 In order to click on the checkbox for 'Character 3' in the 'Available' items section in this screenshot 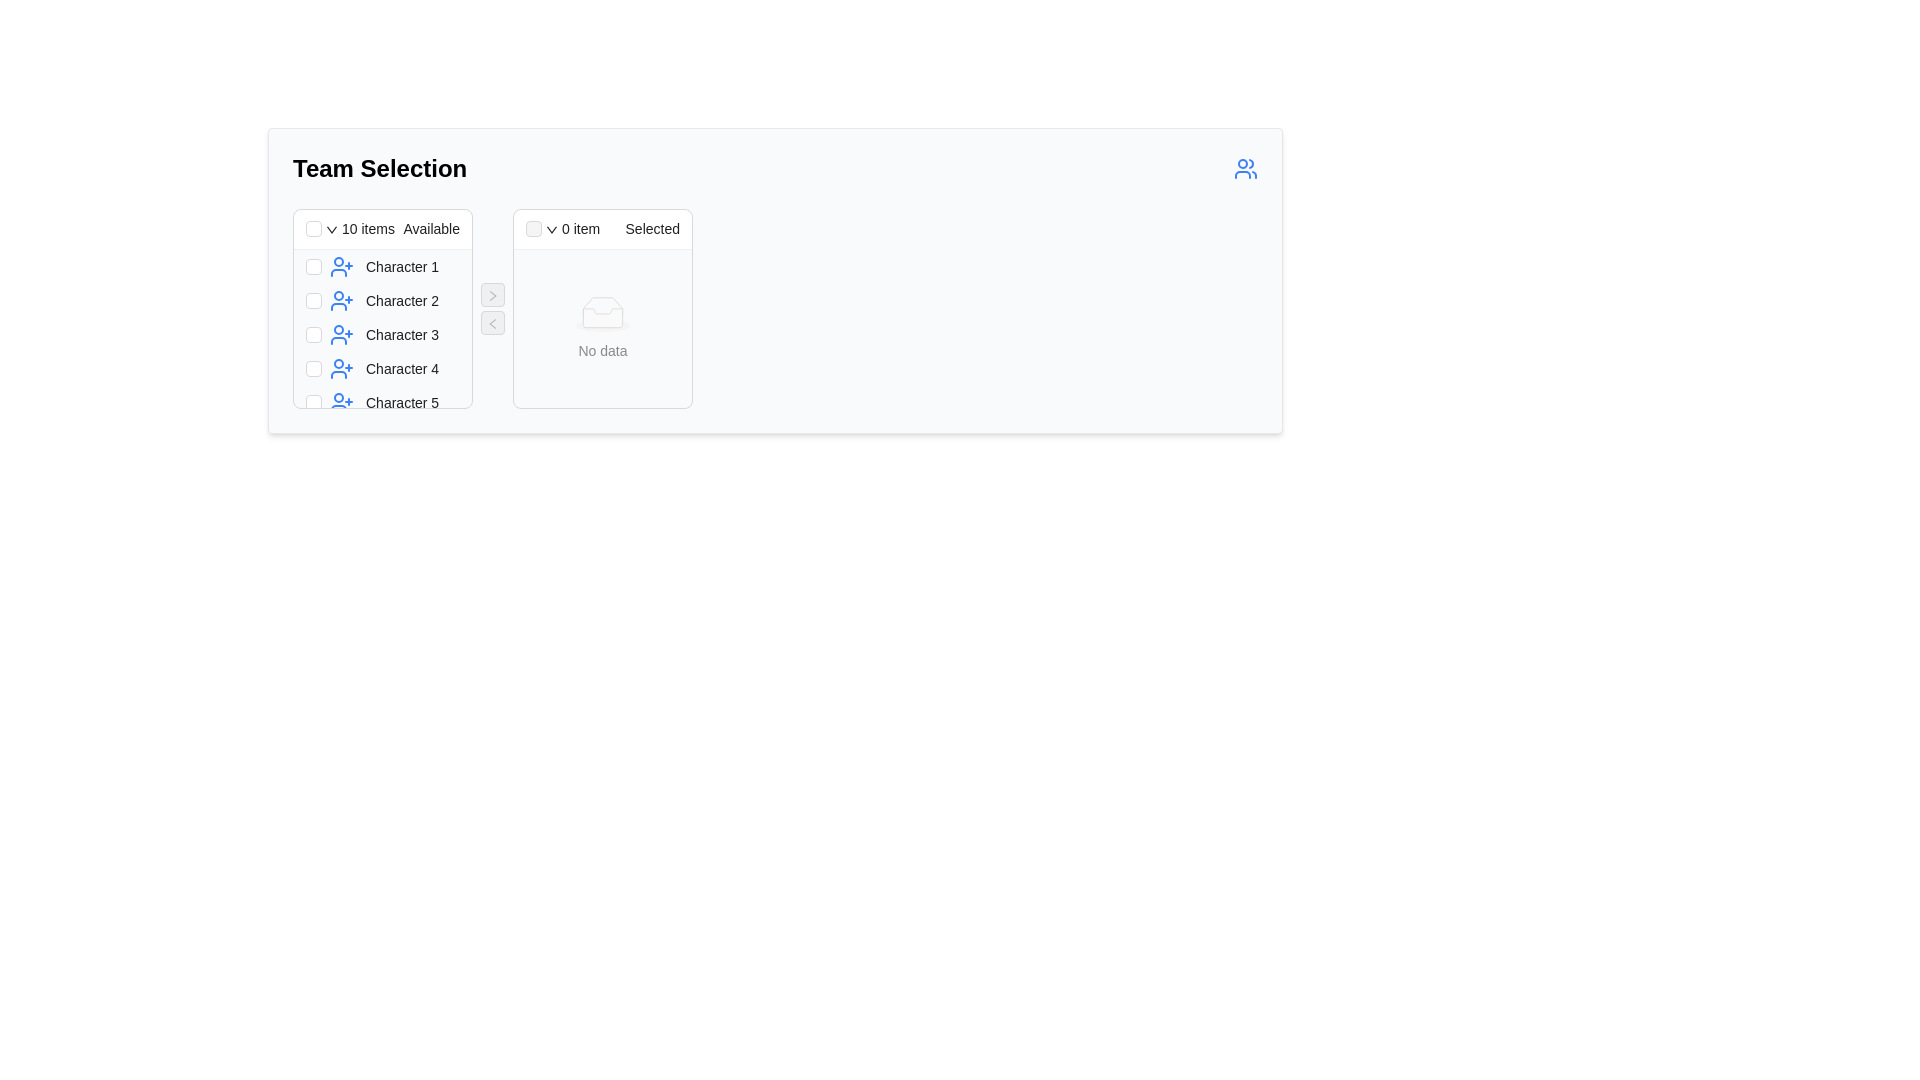, I will do `click(312, 334)`.